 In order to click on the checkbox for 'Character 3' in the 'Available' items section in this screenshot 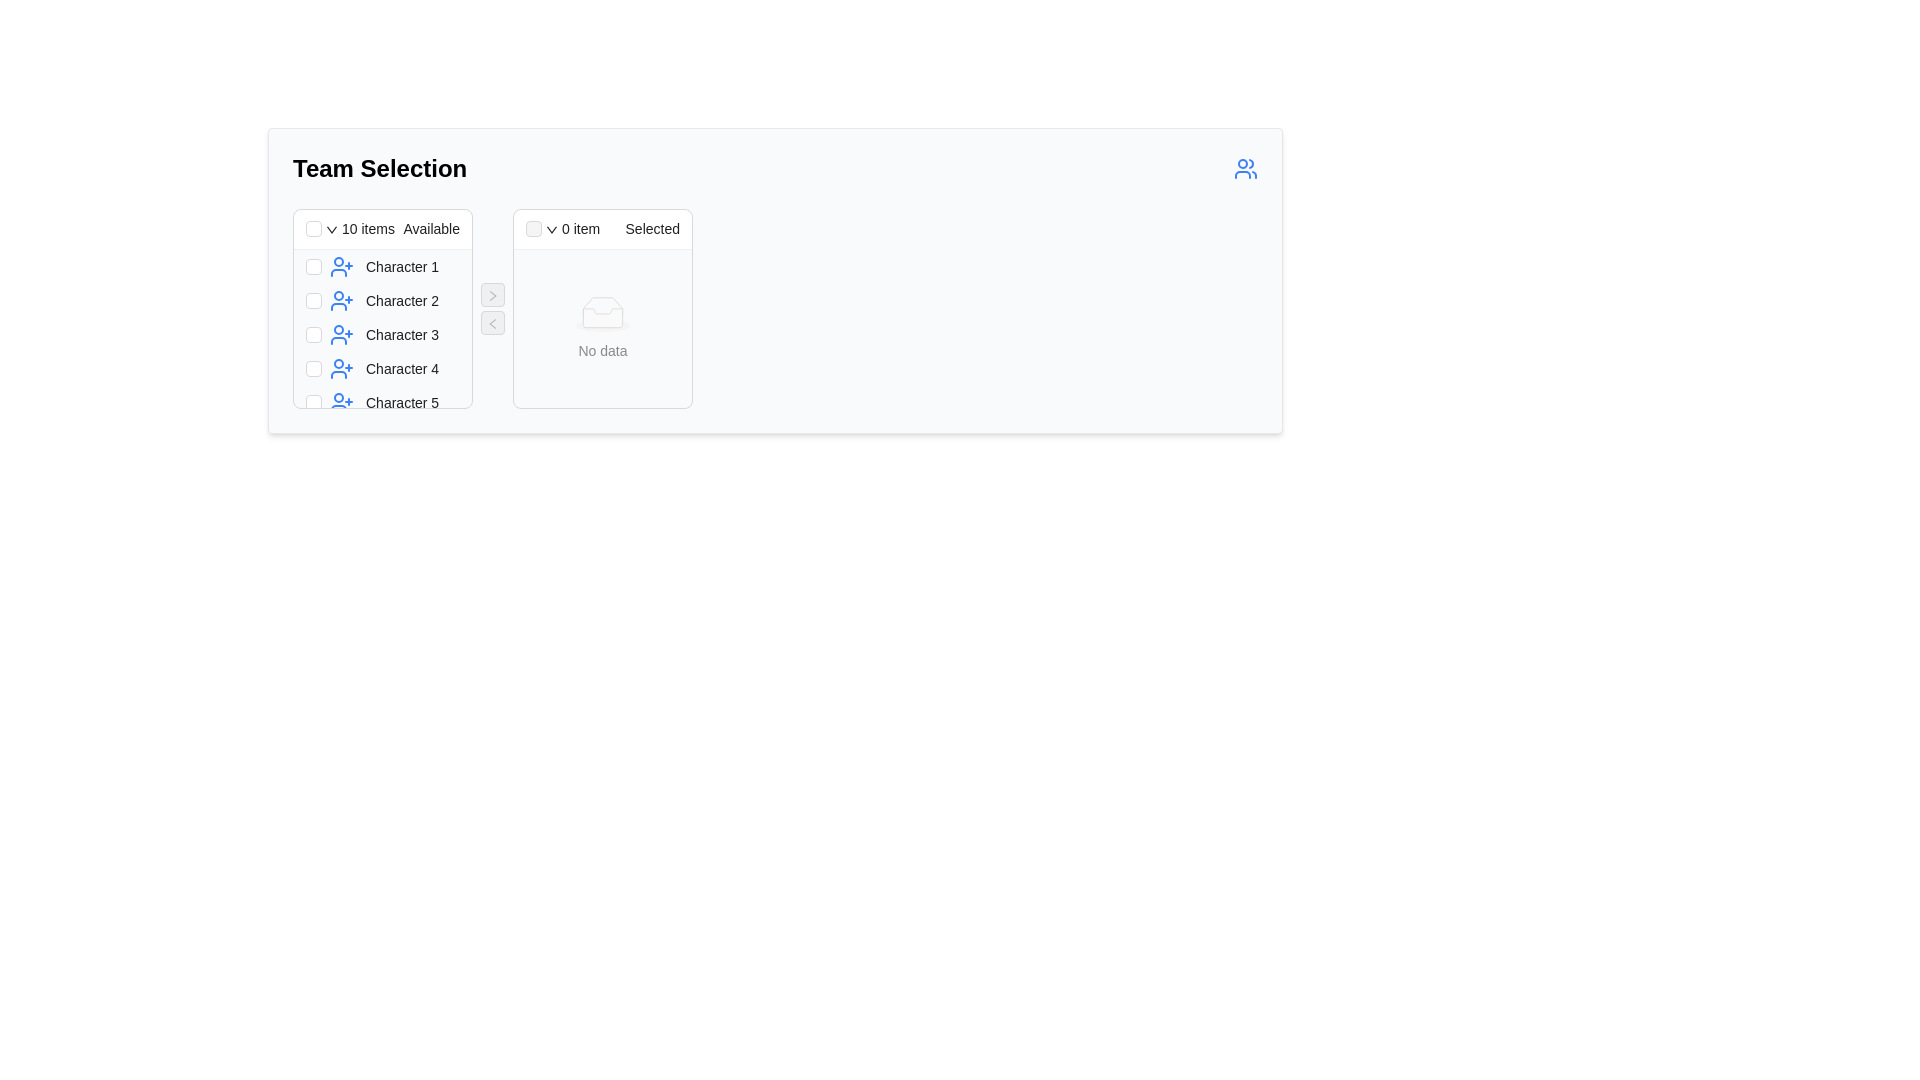, I will do `click(312, 334)`.